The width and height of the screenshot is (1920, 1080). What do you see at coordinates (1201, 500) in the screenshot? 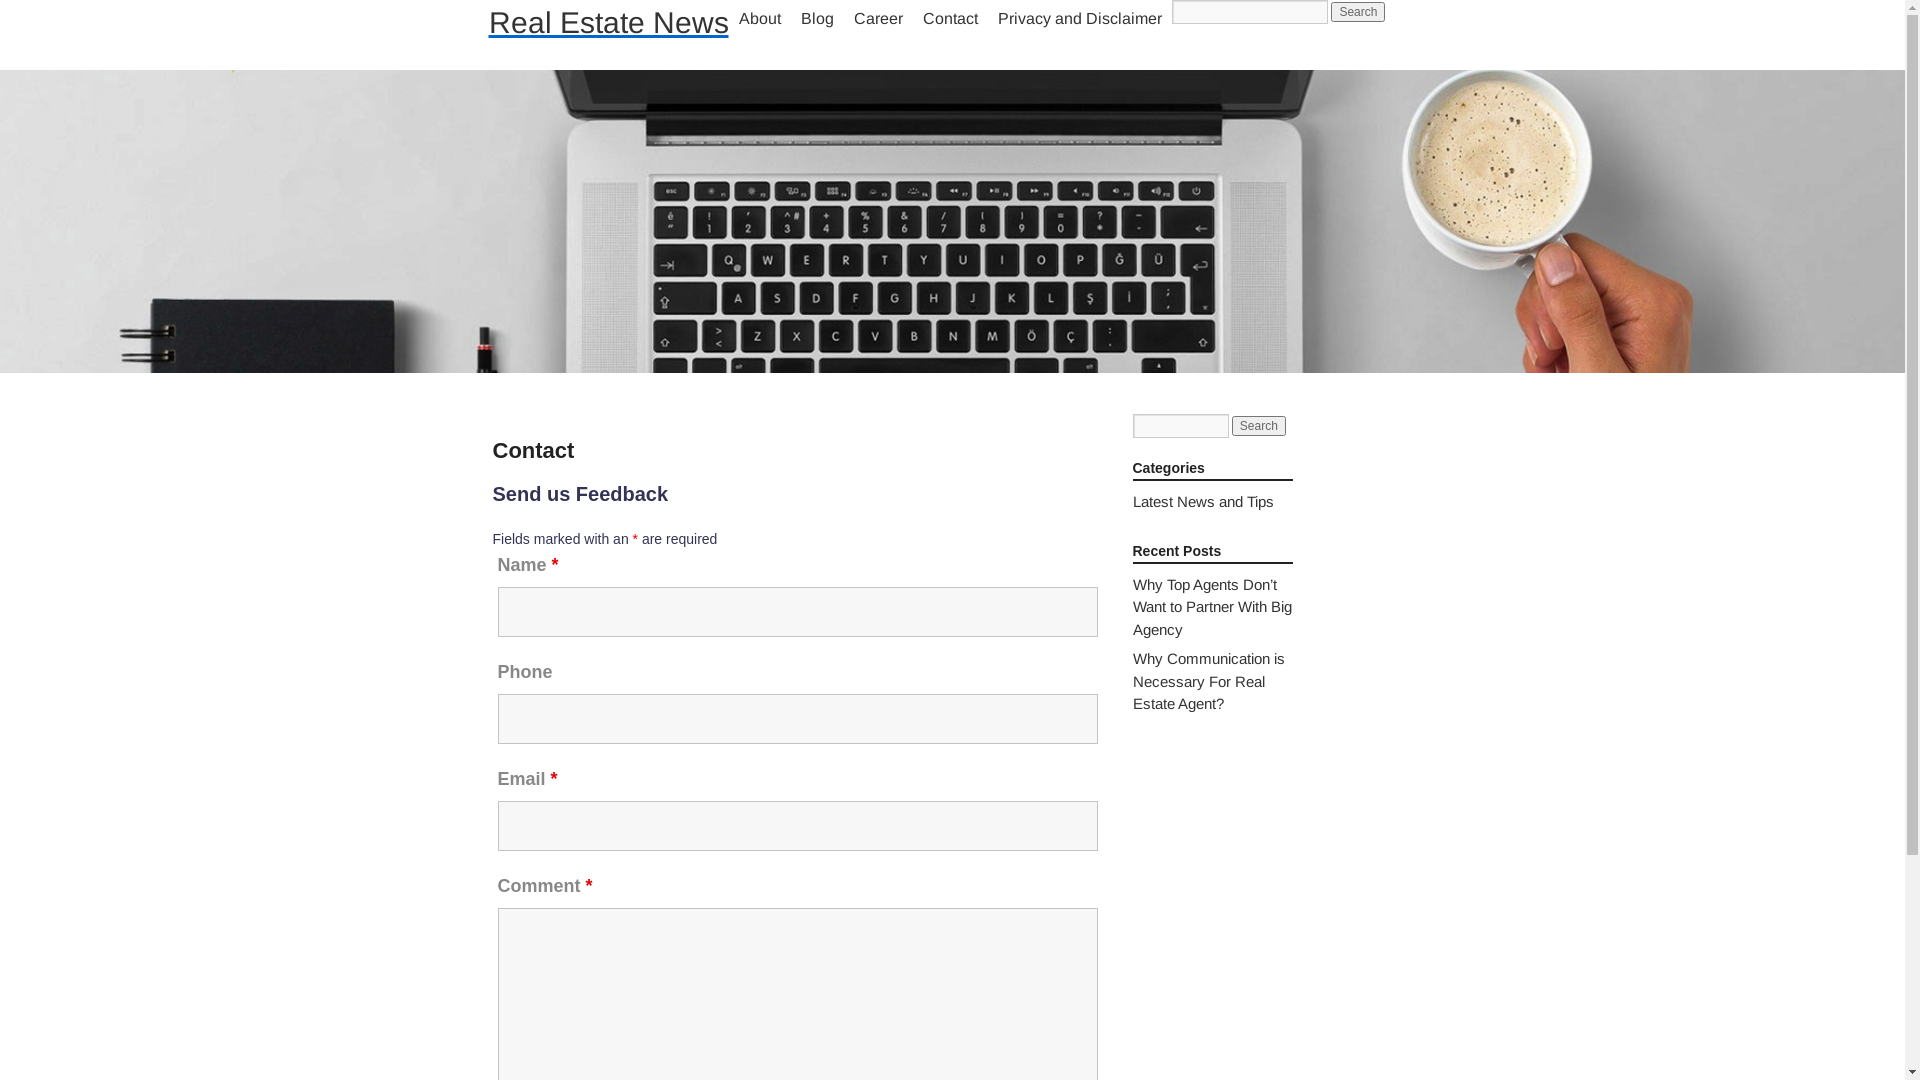
I see `'Latest News and Tips'` at bounding box center [1201, 500].